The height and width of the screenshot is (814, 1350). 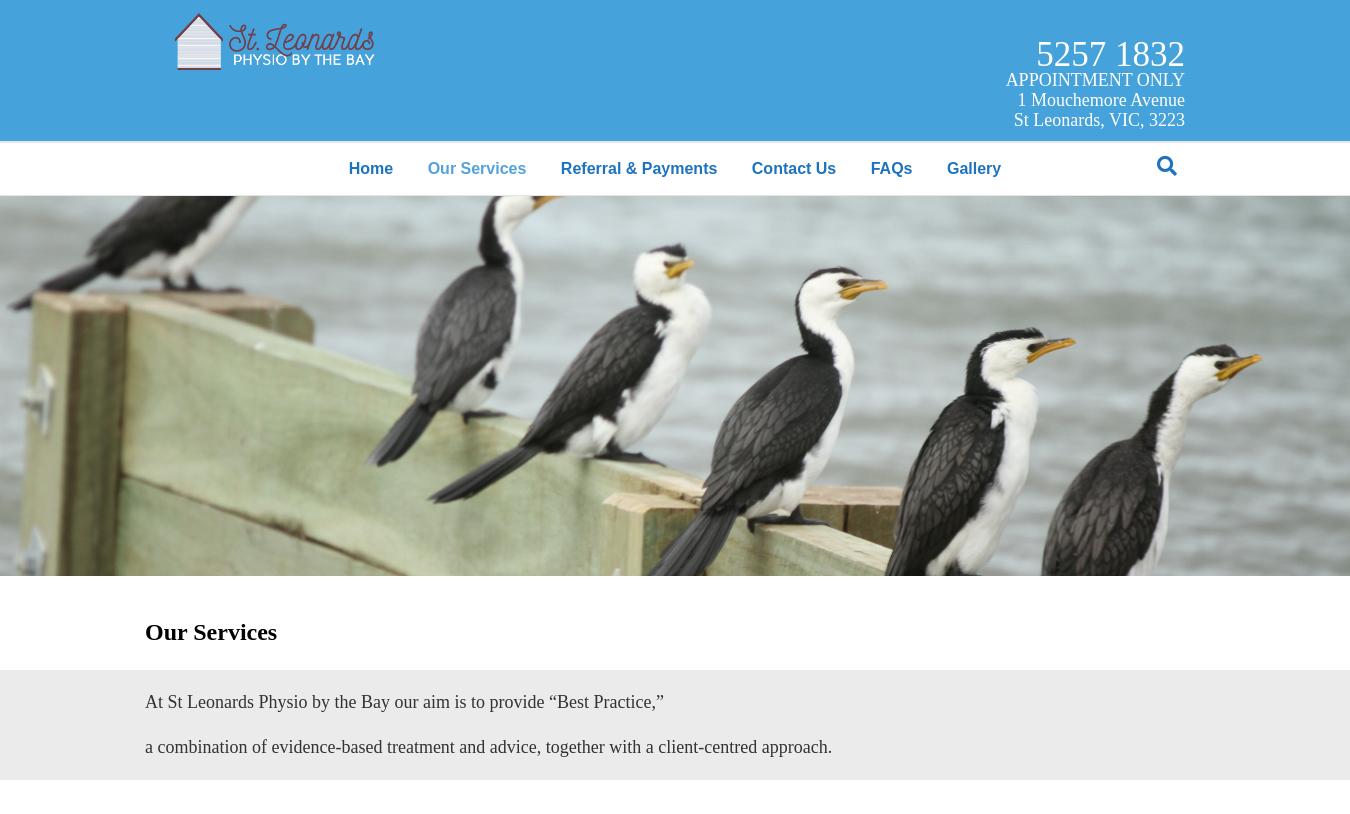 What do you see at coordinates (404, 701) in the screenshot?
I see `'At St Leonards Physio by the Bay our aim is to provide “Best Practice,”'` at bounding box center [404, 701].